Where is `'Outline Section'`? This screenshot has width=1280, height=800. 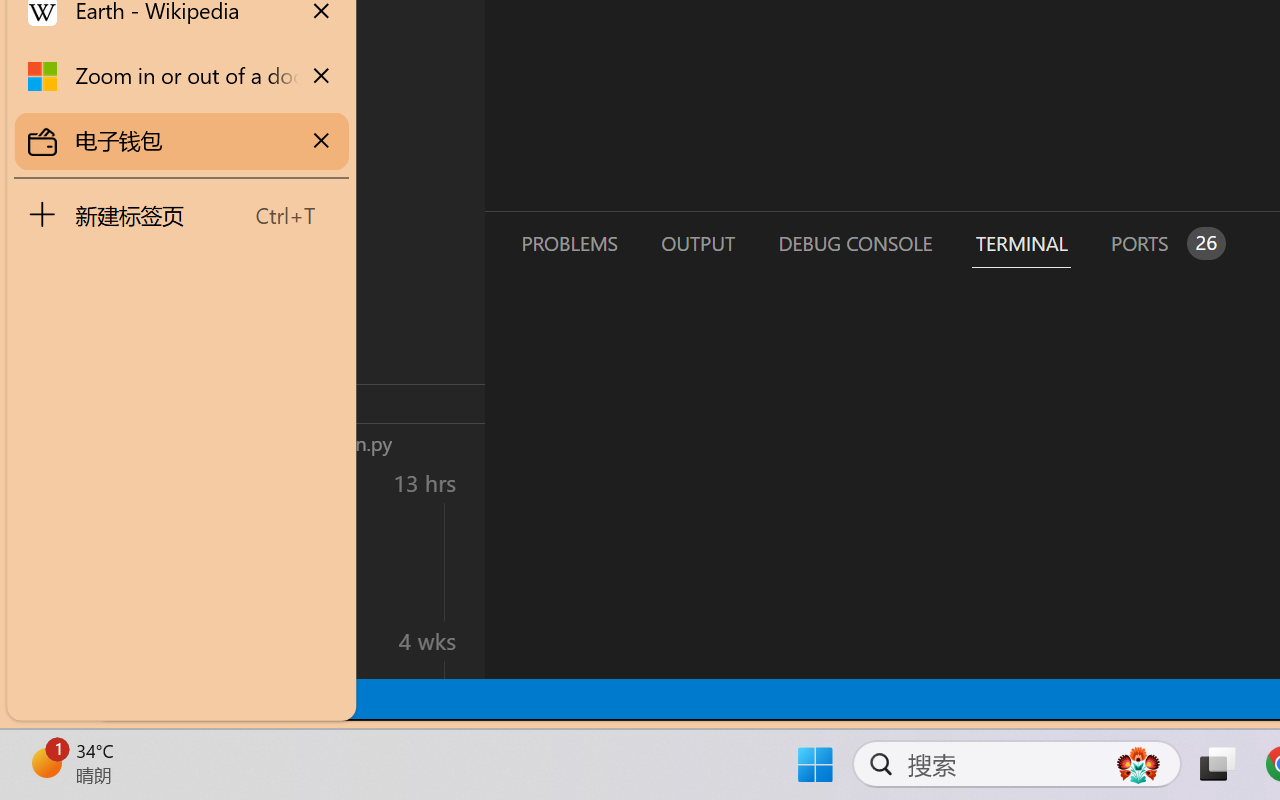
'Outline Section' is located at coordinates (331, 403).